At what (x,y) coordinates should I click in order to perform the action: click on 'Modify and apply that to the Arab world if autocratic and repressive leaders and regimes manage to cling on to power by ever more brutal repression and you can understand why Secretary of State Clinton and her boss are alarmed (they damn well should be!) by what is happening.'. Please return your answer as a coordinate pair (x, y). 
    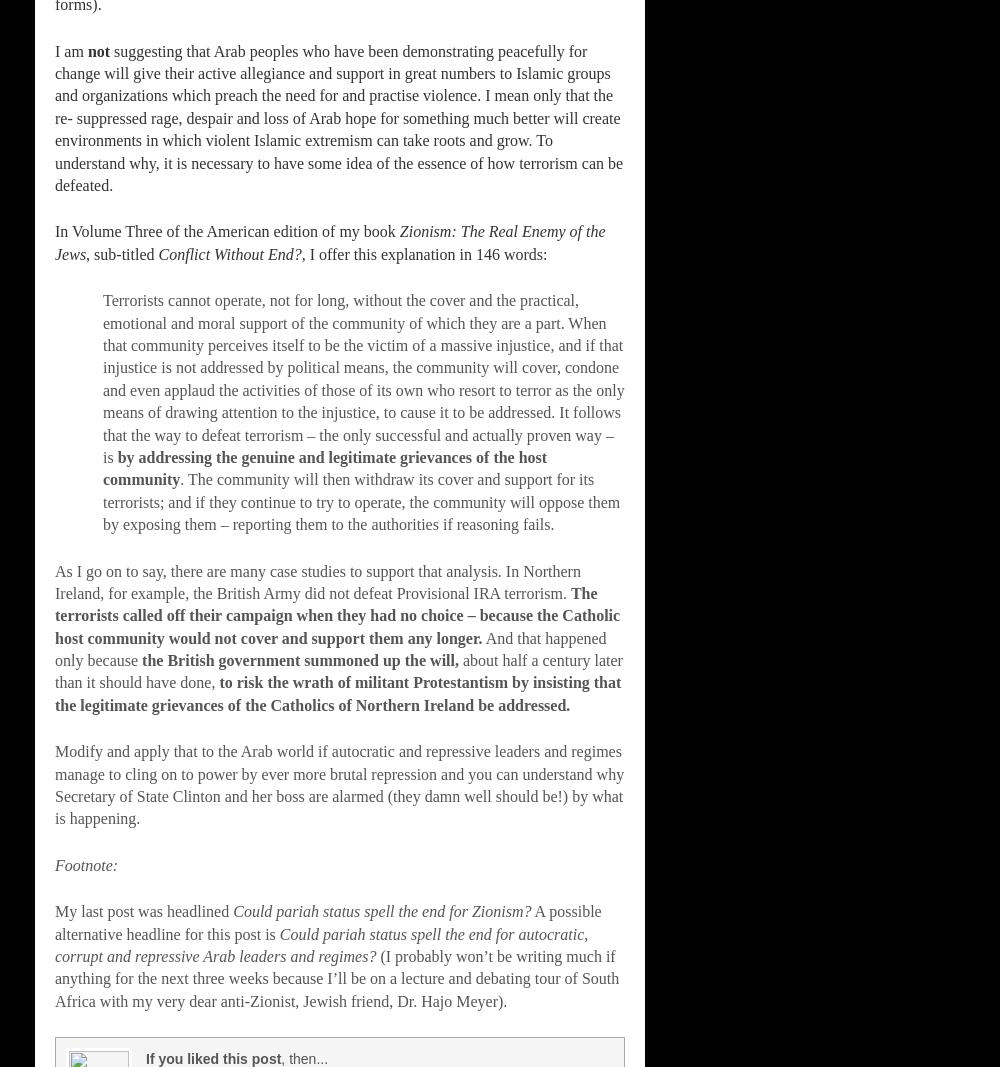
    Looking at the image, I should click on (55, 783).